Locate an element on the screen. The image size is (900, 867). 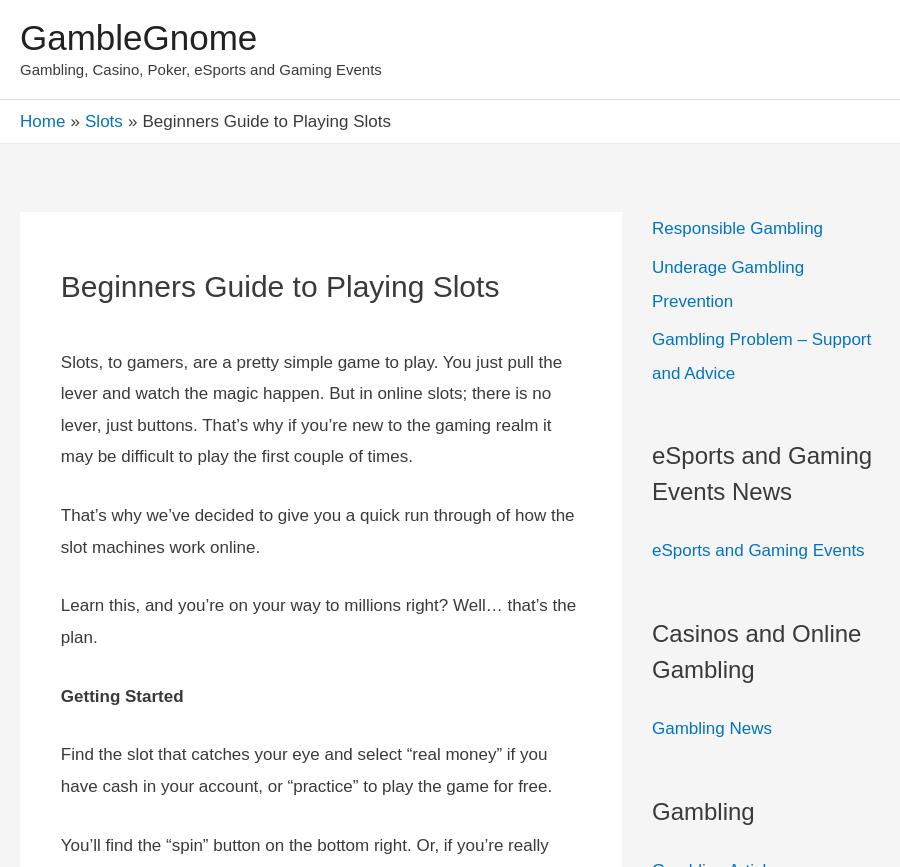
'eSports and Gaming Events' is located at coordinates (651, 549).